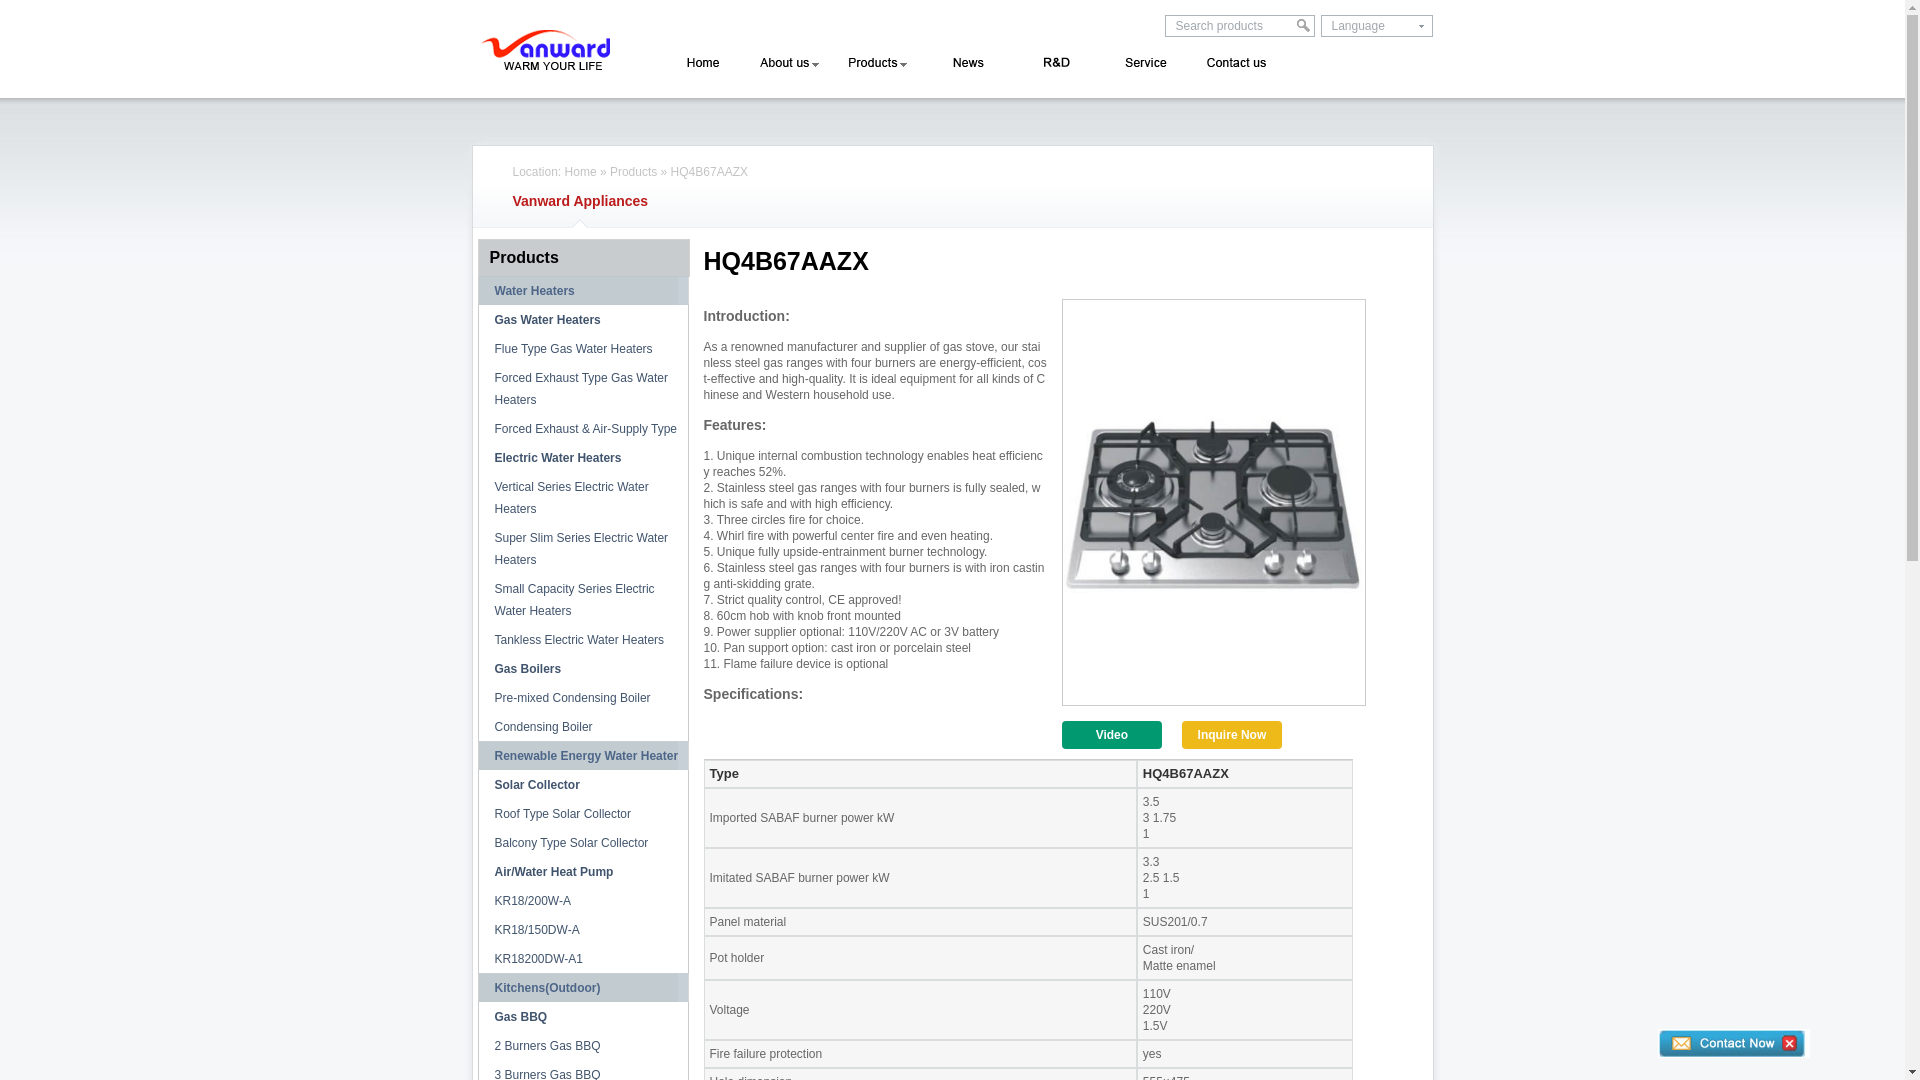 The image size is (1920, 1080). What do you see at coordinates (961, 62) in the screenshot?
I see `'News'` at bounding box center [961, 62].